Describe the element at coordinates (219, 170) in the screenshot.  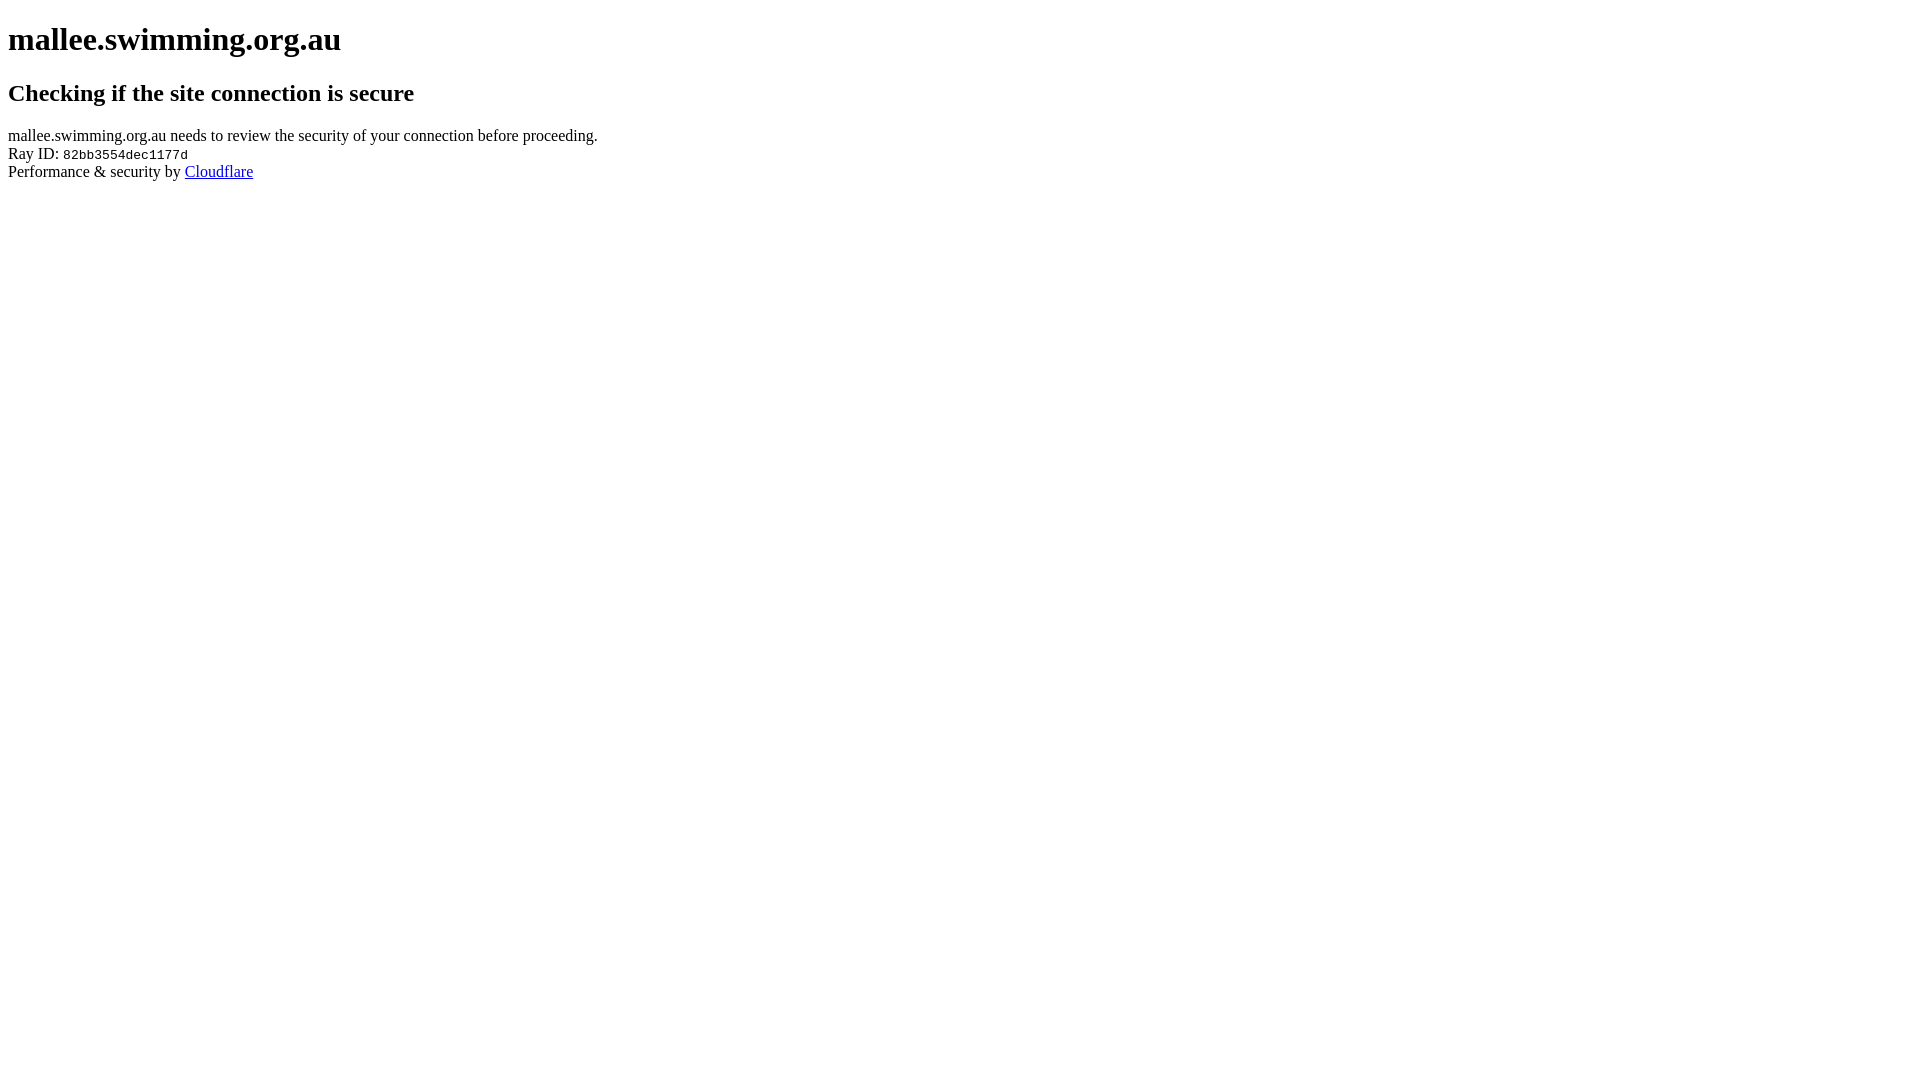
I see `'Cloudflare'` at that location.